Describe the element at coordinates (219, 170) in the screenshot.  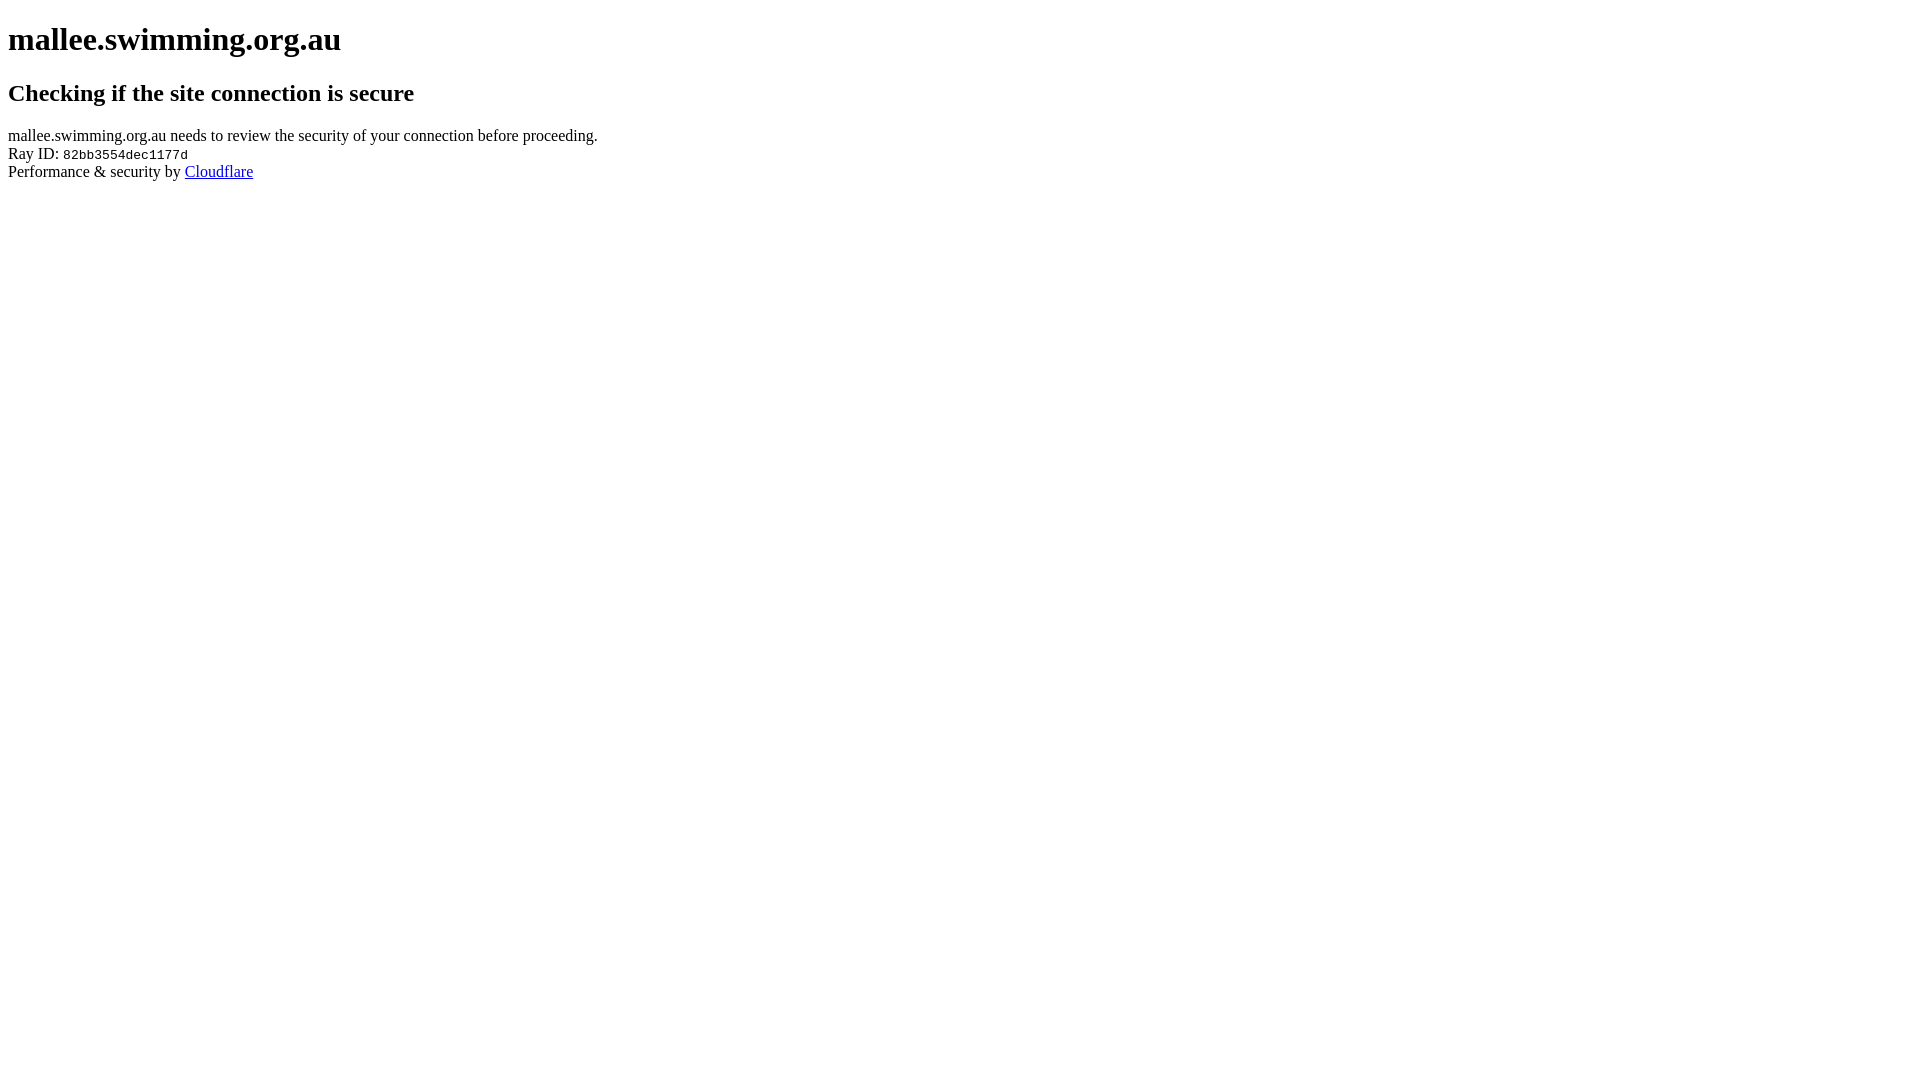
I see `'Cloudflare'` at that location.